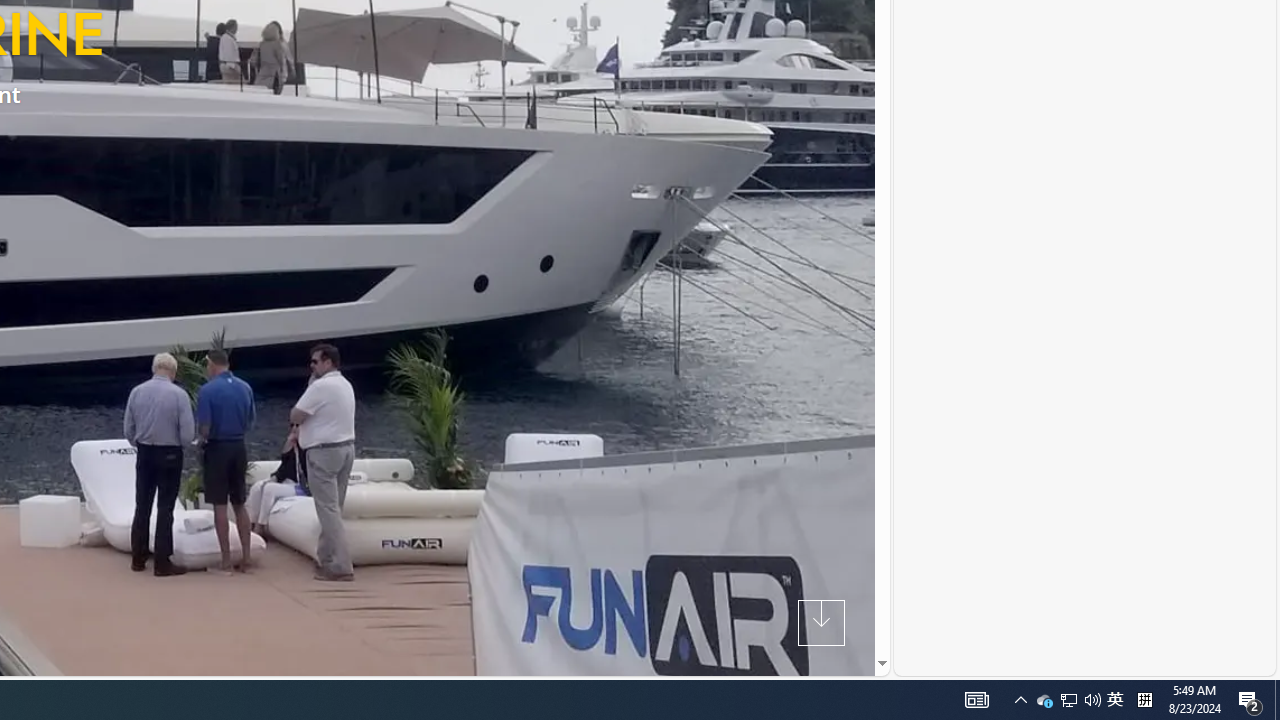 The height and width of the screenshot is (720, 1280). I want to click on 'Next Section', so click(821, 621).